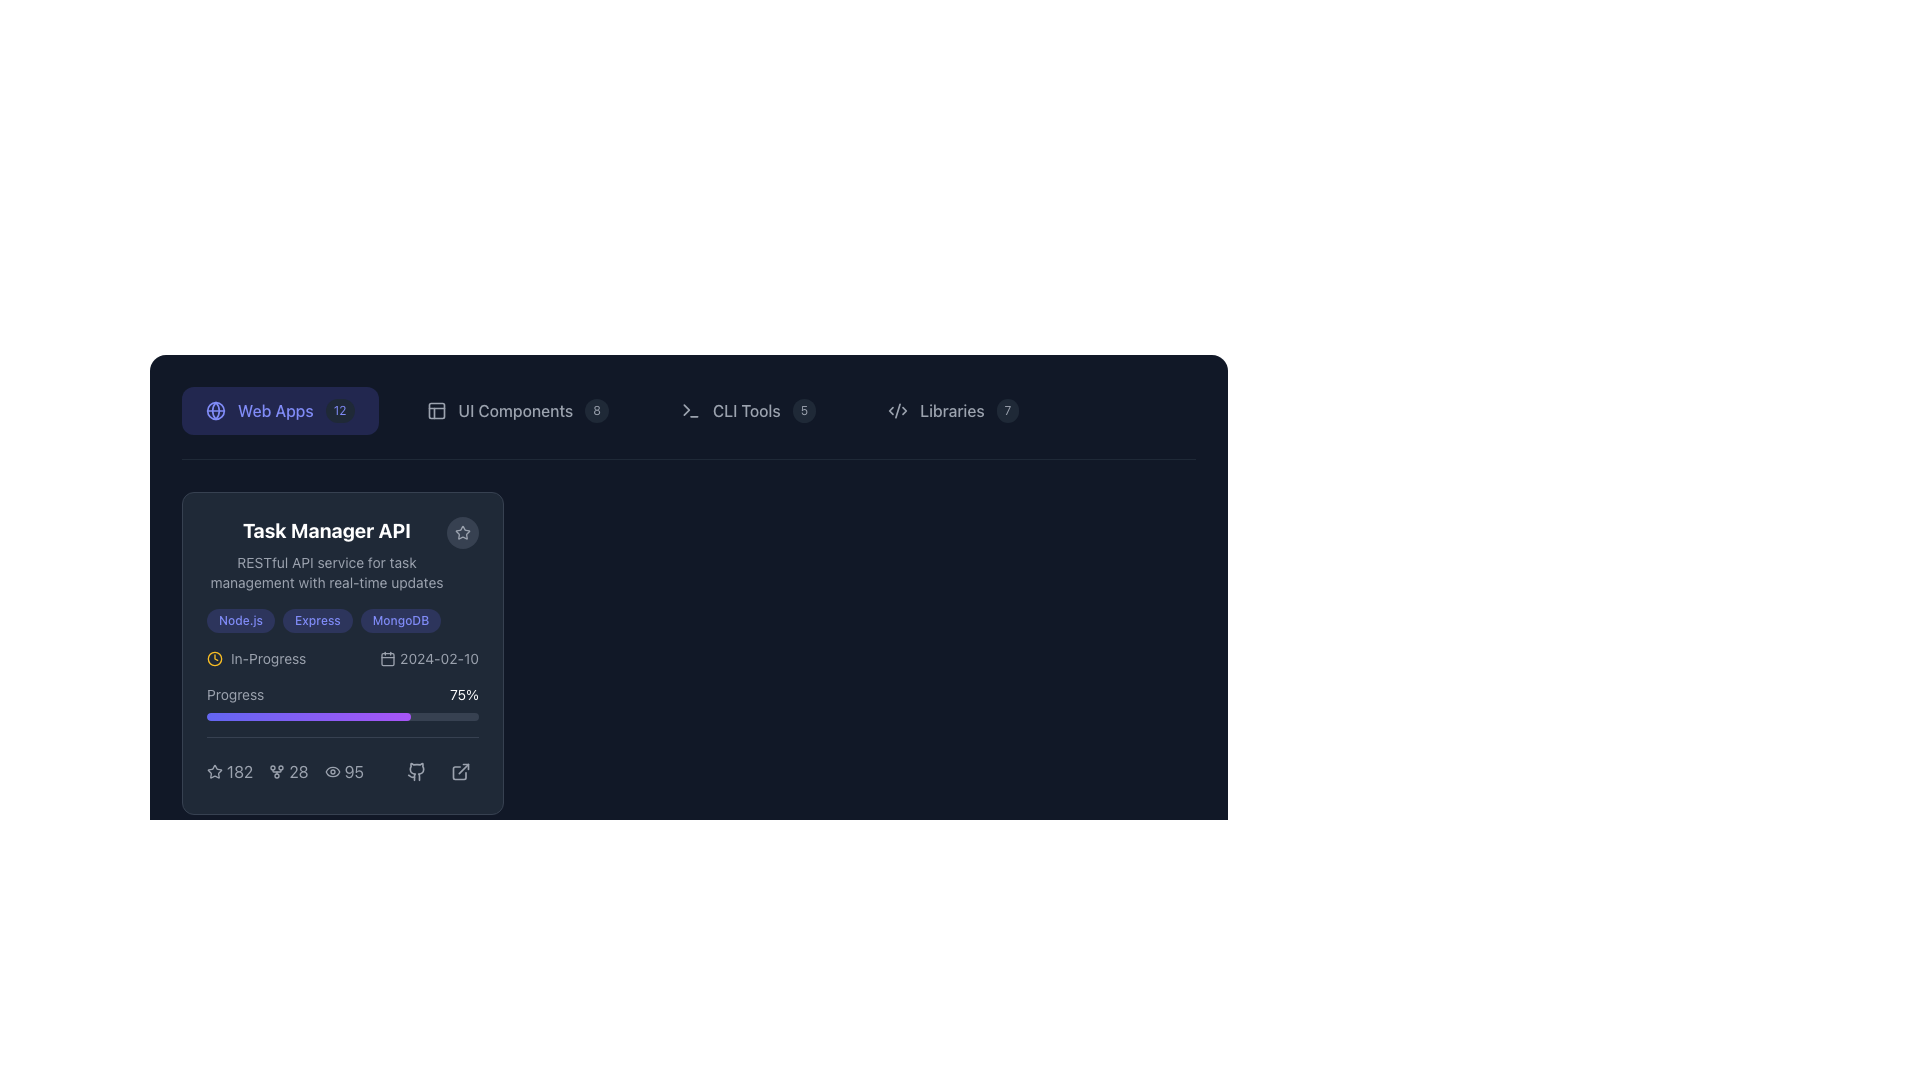 The image size is (1920, 1080). I want to click on number of stars or likes displayed in the first icon-label pair located in the bottom-left corner of the 'Task Manager API' card on the main dashboard under 'Web Apps', so click(230, 770).